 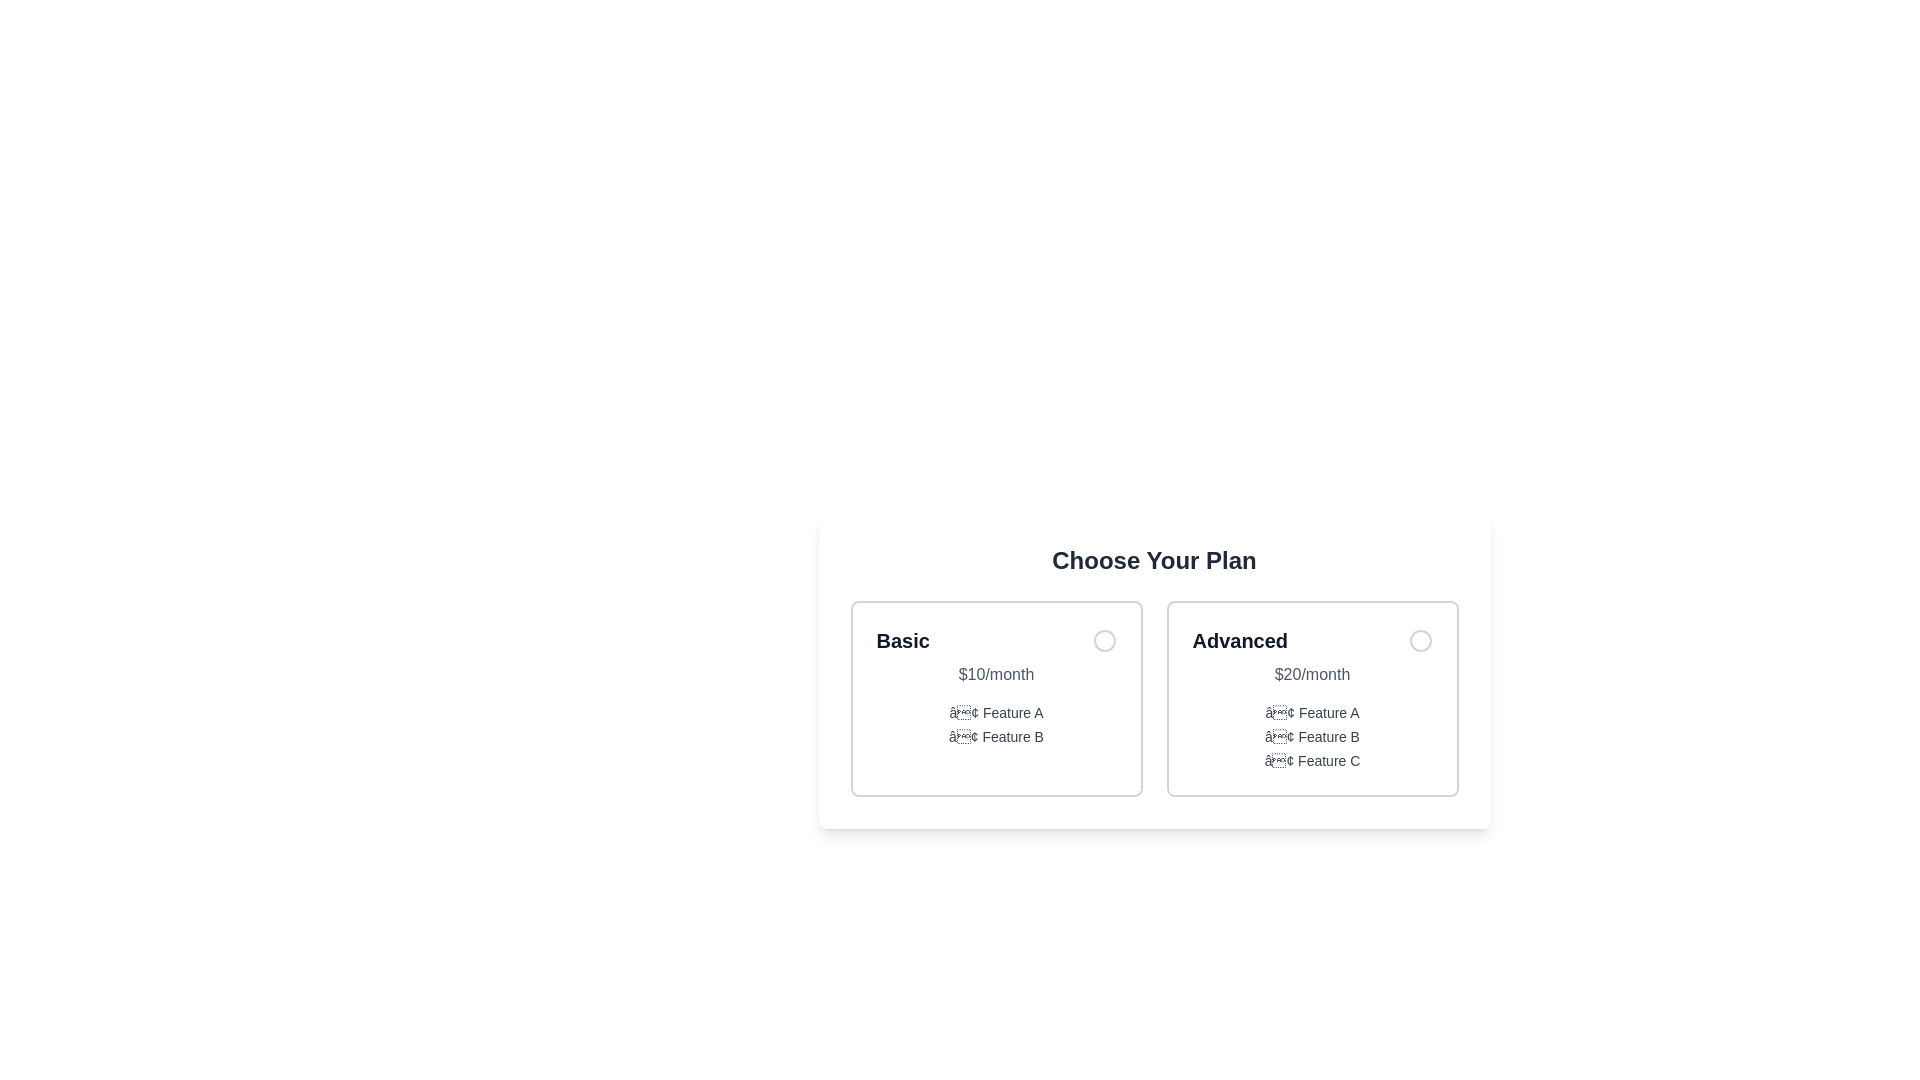 I want to click on the text label indicating the cost of the 'Basic' plan in the pricing interface, located within the leftmost plan card of the 'Choose Your Plan' section, so click(x=996, y=675).